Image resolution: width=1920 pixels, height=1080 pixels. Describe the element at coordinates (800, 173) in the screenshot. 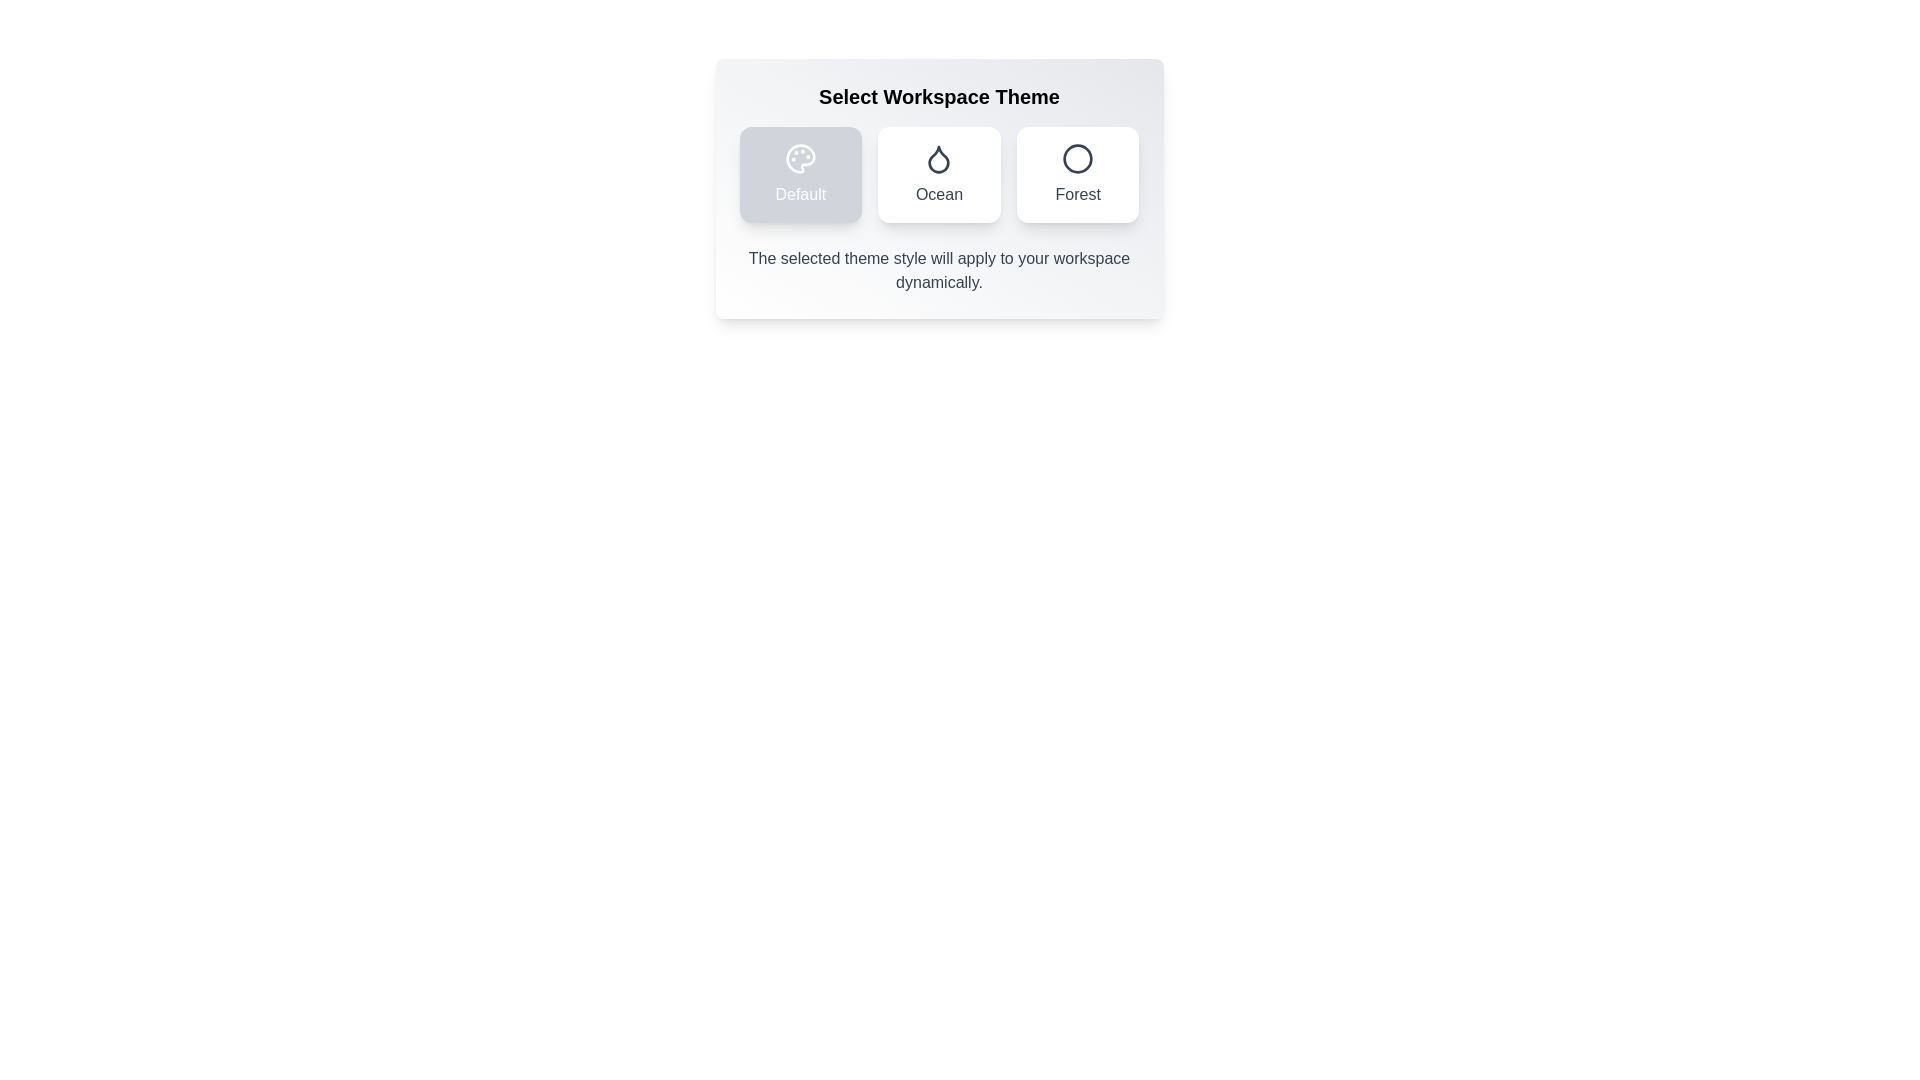

I see `the Default theme option to observe the visual feedback` at that location.